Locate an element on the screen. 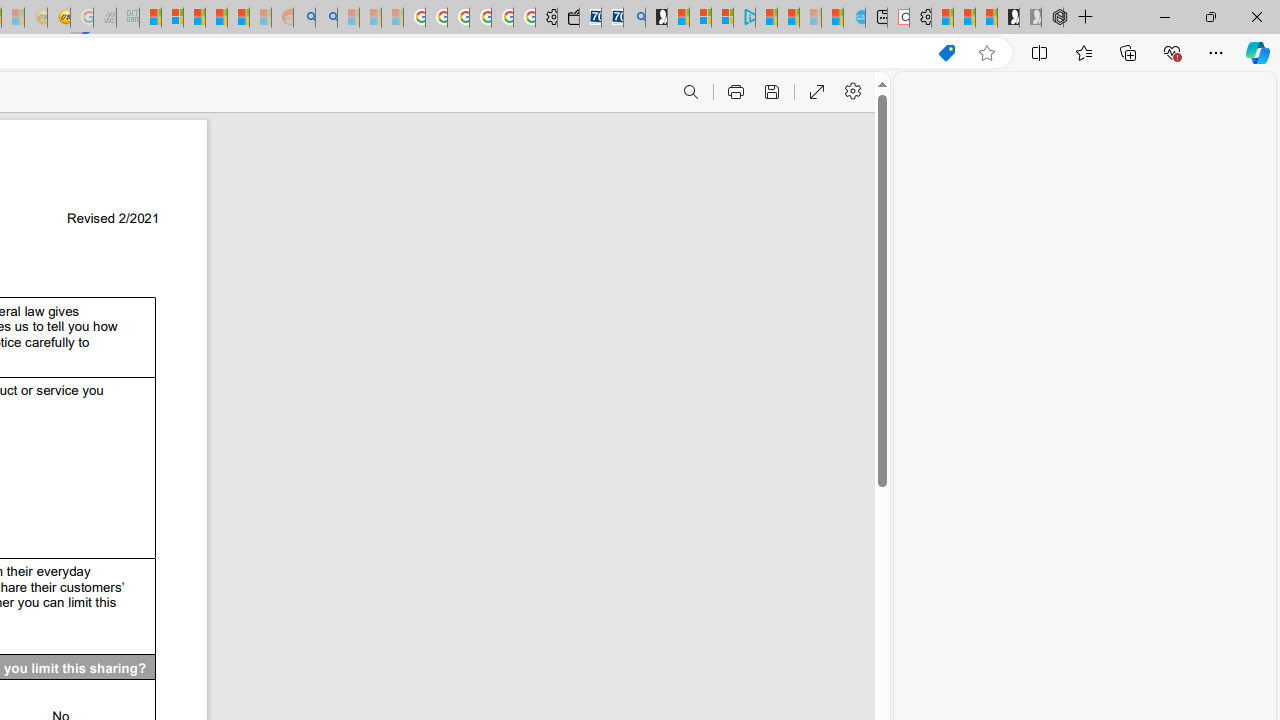 The height and width of the screenshot is (720, 1280). 'Shopping in Microsoft Edge' is located at coordinates (945, 52).